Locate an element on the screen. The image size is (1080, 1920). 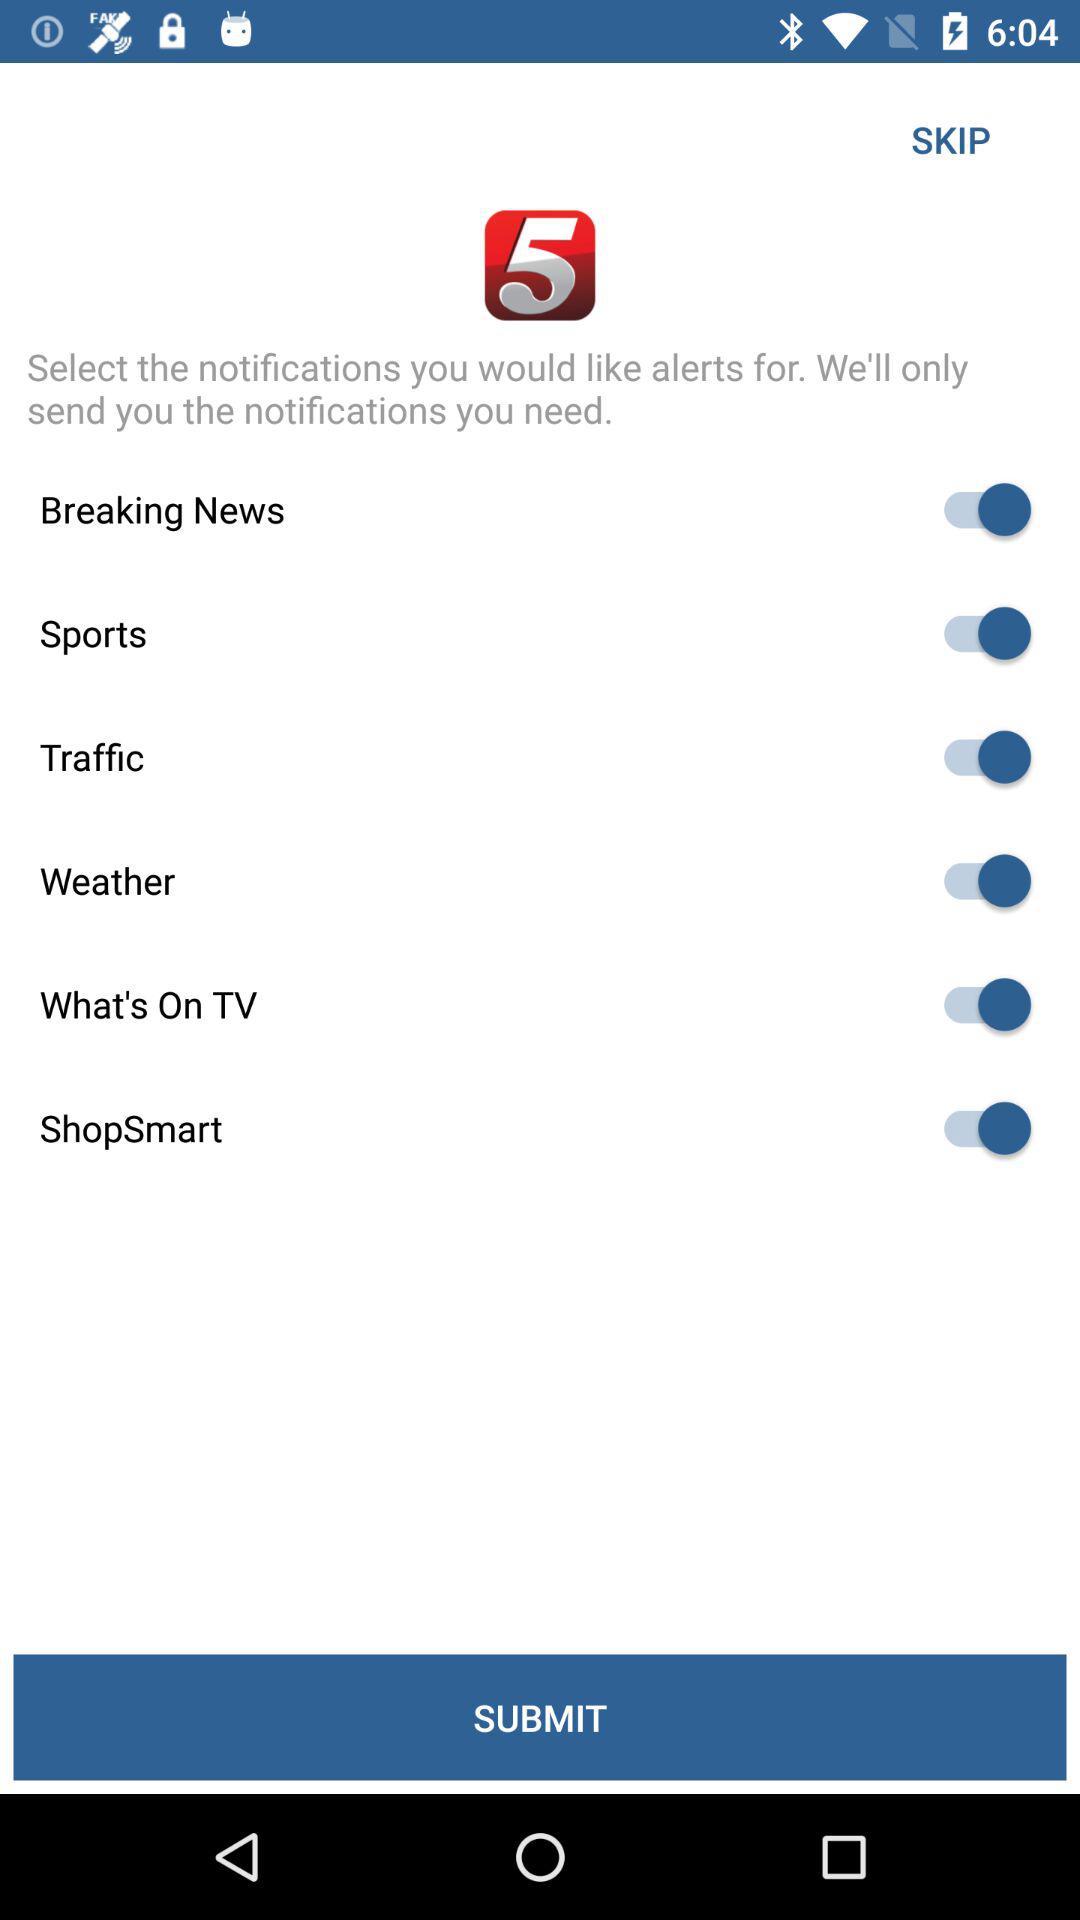
the icon above the select the notifications item is located at coordinates (950, 138).